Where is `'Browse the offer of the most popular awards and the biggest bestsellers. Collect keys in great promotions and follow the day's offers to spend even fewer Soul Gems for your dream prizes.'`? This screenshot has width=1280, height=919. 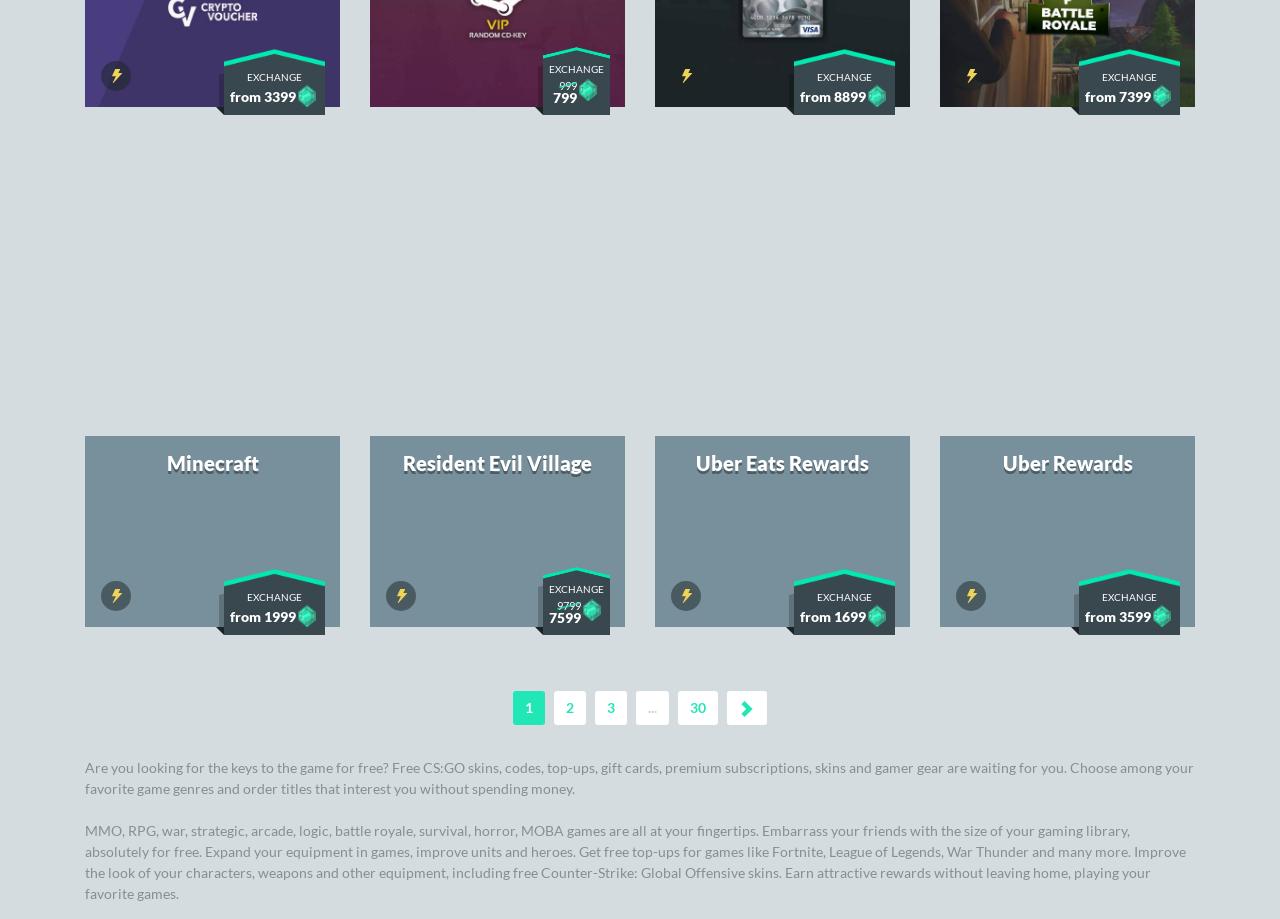 'Browse the offer of the most popular awards and the biggest bestsellers. Collect keys in great promotions and follow the day's offers to spend even fewer Soul Gems for your dream prizes.' is located at coordinates (637, 542).